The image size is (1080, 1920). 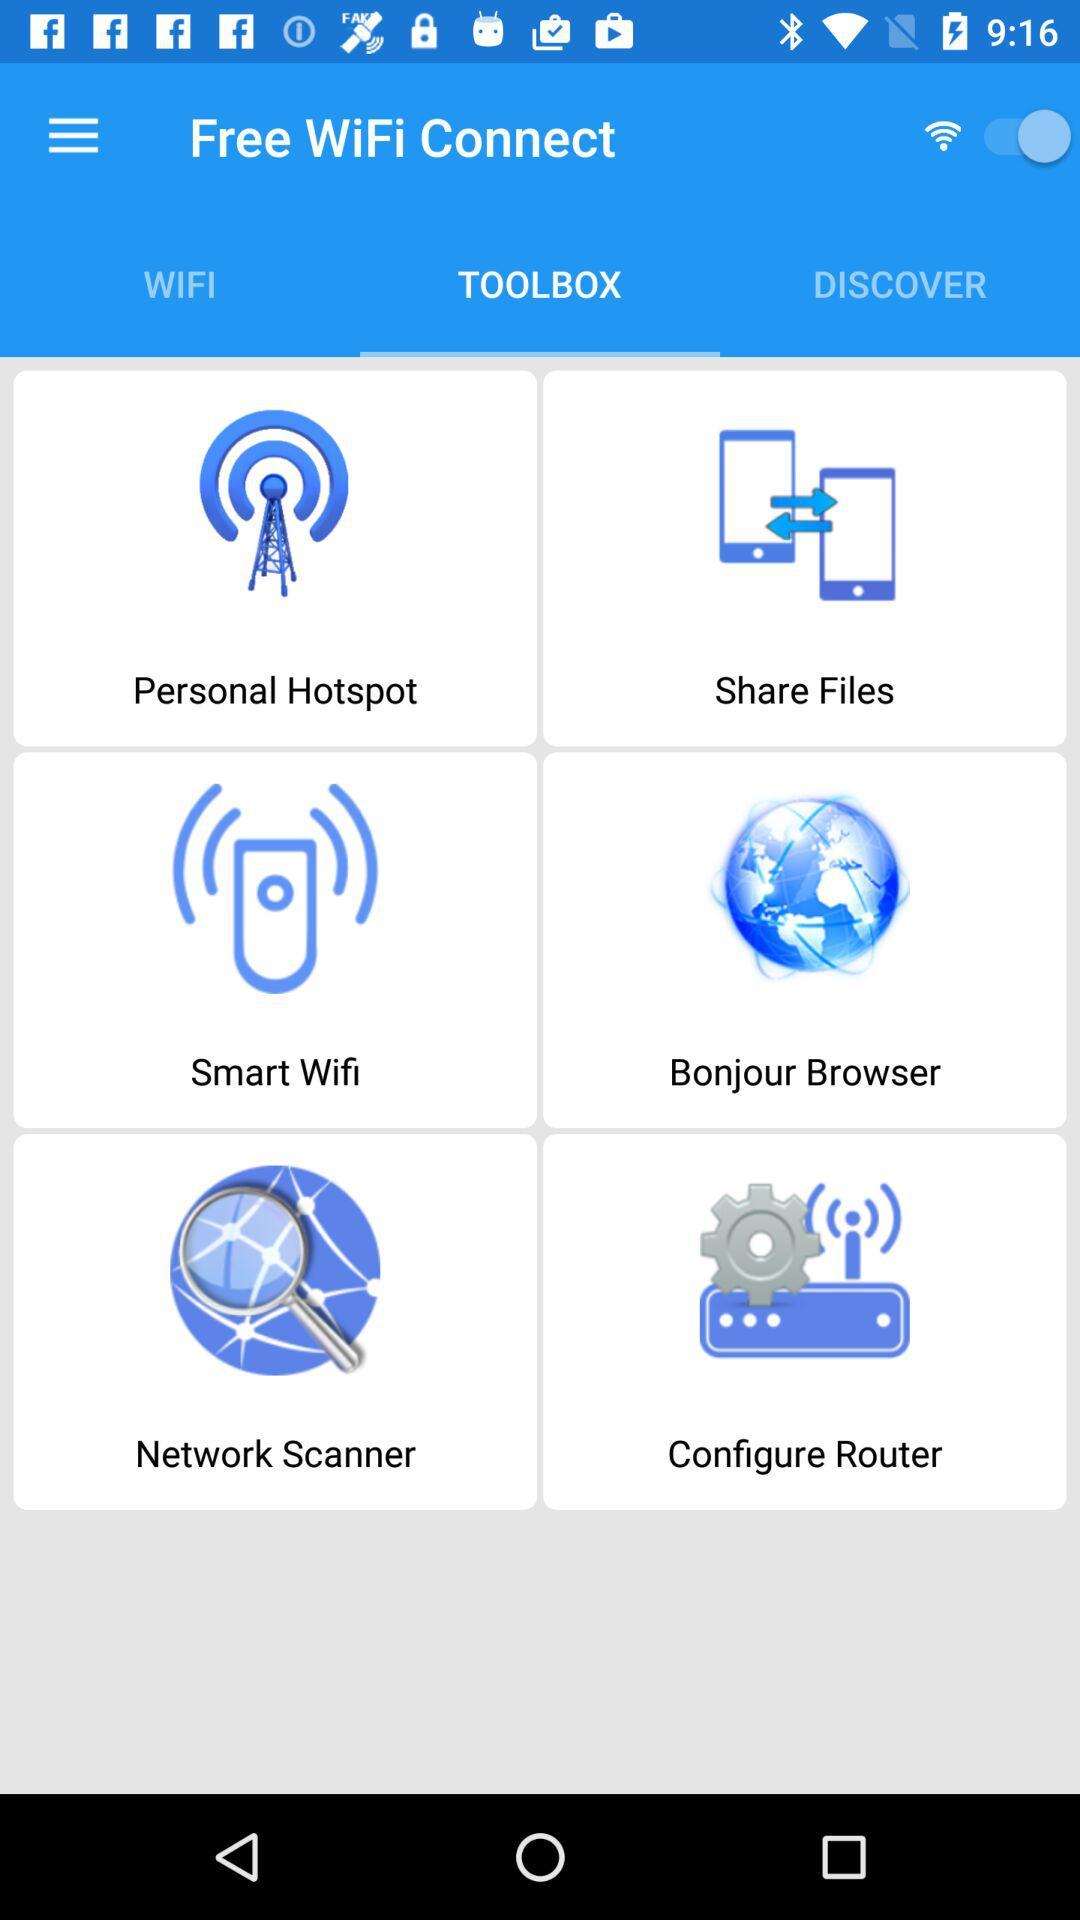 I want to click on the icon to the left of the free wifi connect, so click(x=72, y=135).